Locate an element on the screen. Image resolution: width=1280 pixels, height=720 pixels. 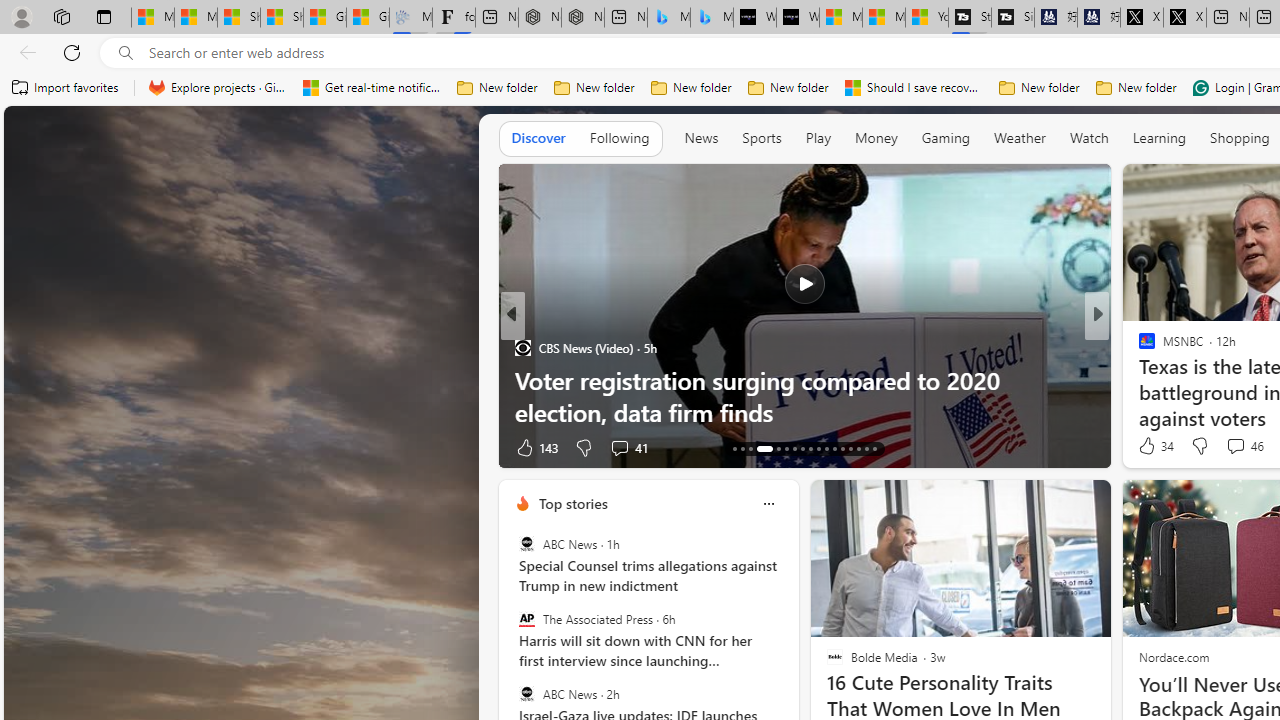
'49 Like' is located at coordinates (1149, 446).